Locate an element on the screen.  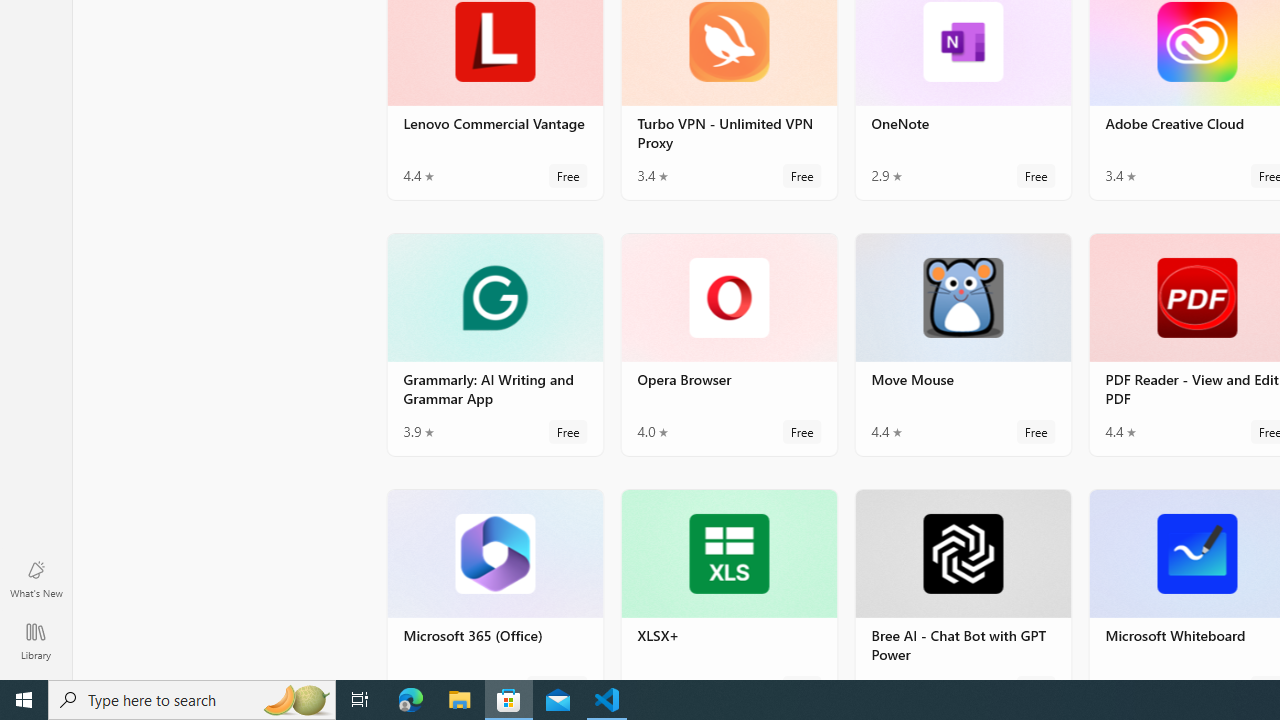
'Library' is located at coordinates (35, 640).